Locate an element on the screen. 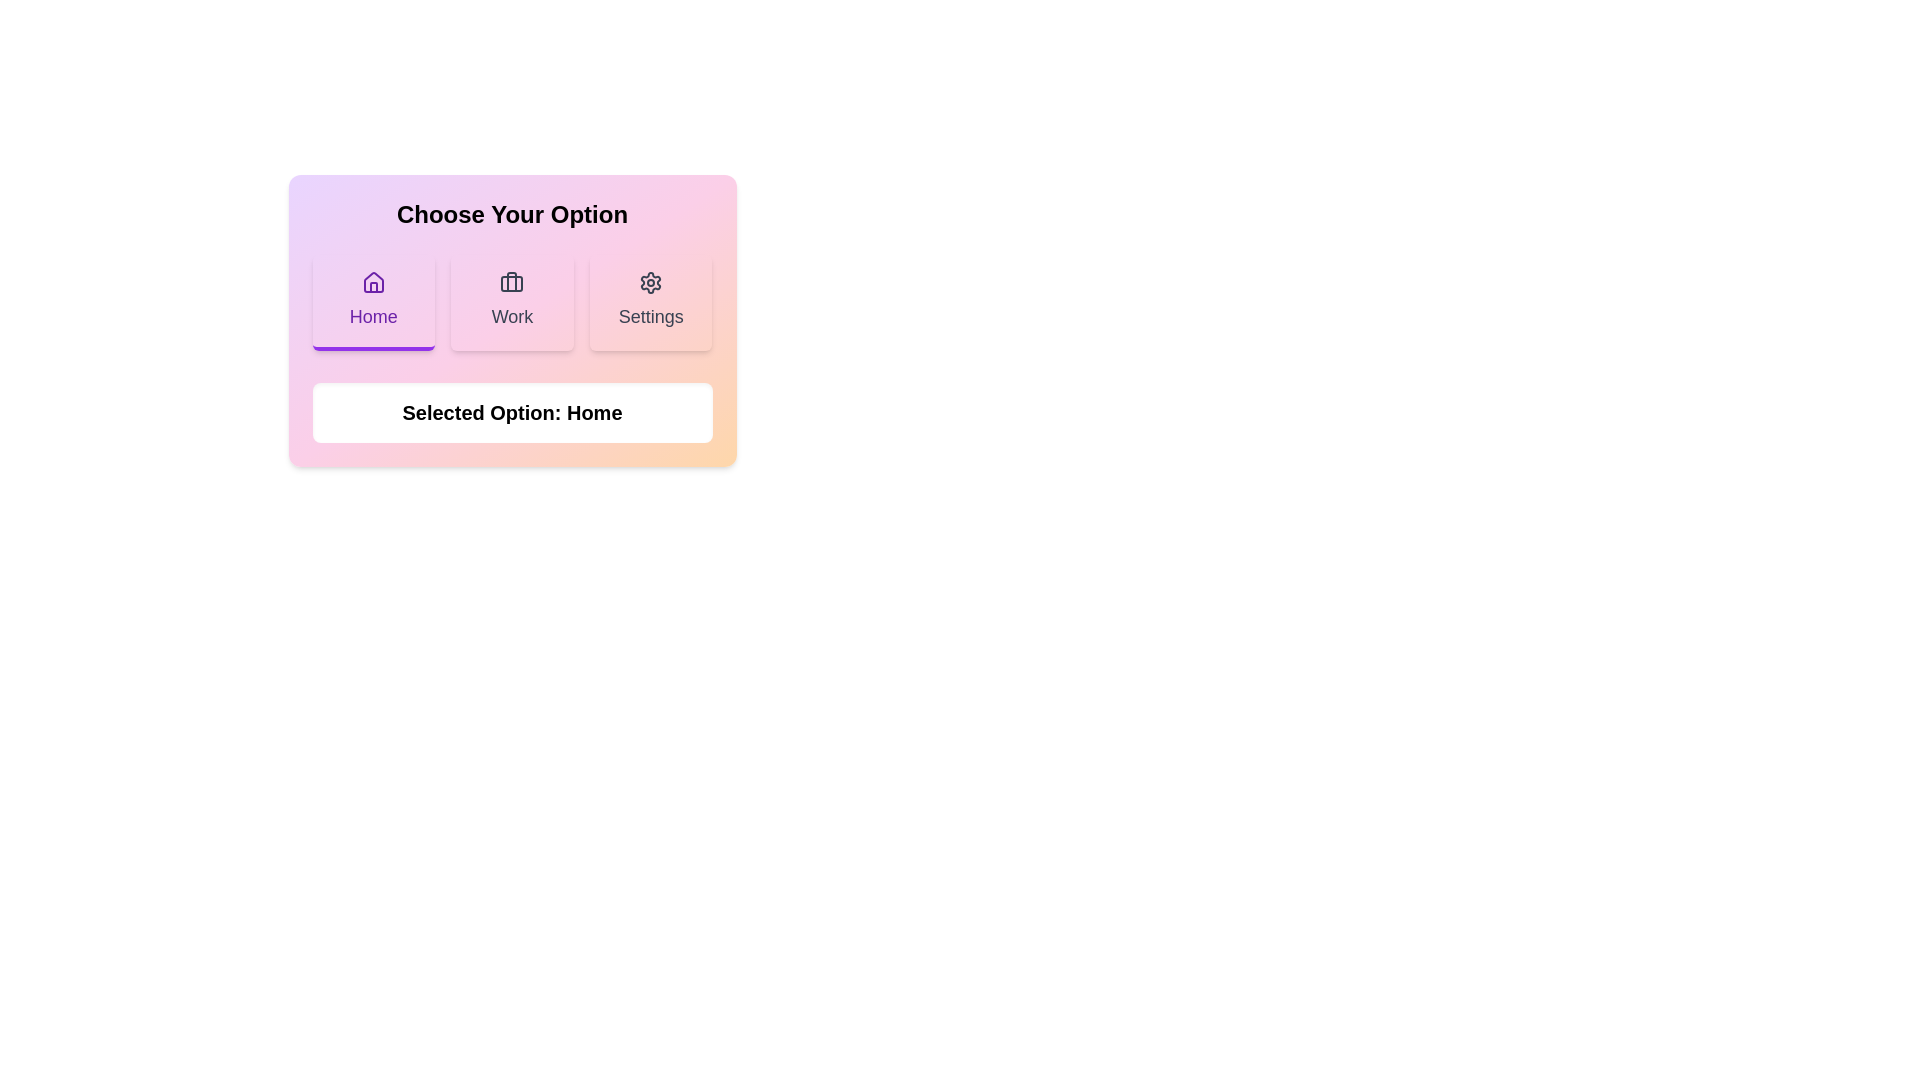 This screenshot has height=1080, width=1920. the second button in the grid structure, positioned centrally between the 'Home' button and the 'Settings' button is located at coordinates (512, 303).